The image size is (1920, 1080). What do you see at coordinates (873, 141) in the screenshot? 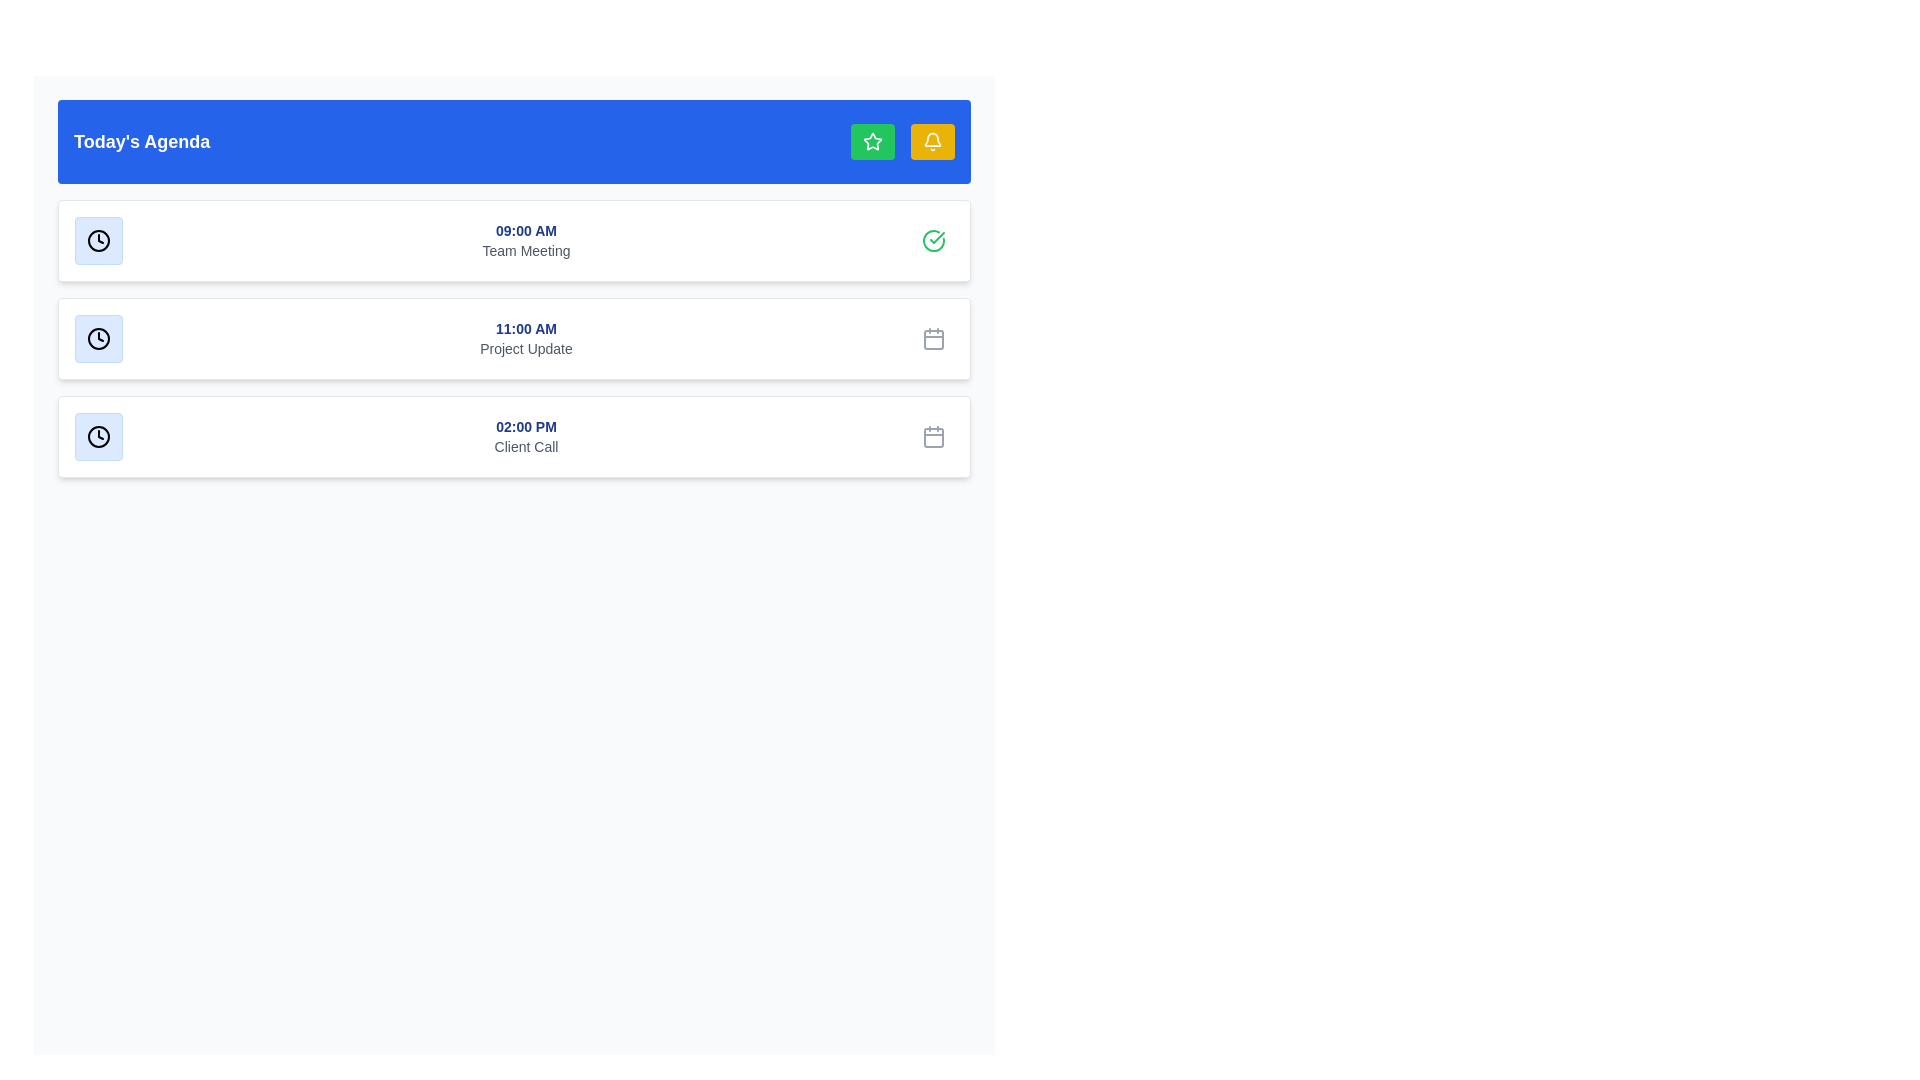
I see `the green button with rounded edges and a white star icon outlined in black located in the top-right panel of the interface for additional details or effects` at bounding box center [873, 141].